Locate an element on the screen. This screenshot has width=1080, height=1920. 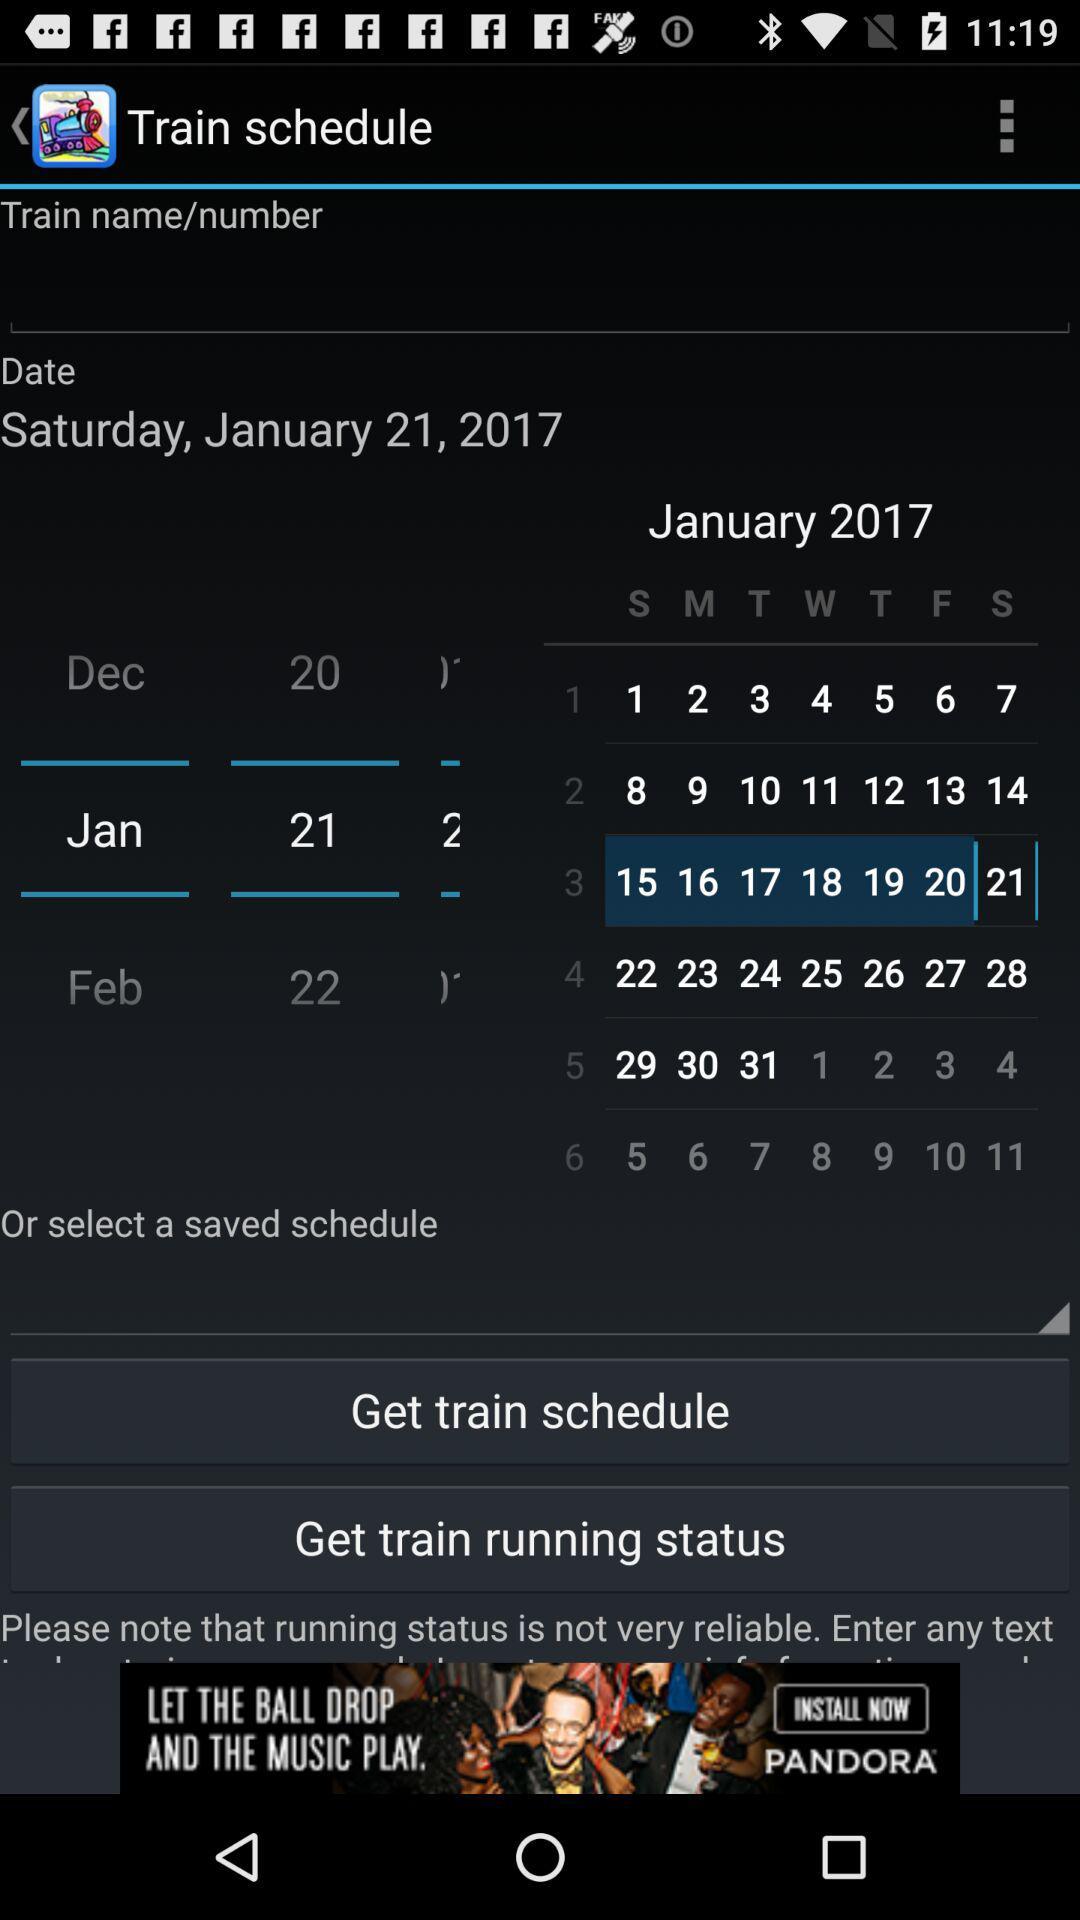
click on advertisement is located at coordinates (540, 1727).